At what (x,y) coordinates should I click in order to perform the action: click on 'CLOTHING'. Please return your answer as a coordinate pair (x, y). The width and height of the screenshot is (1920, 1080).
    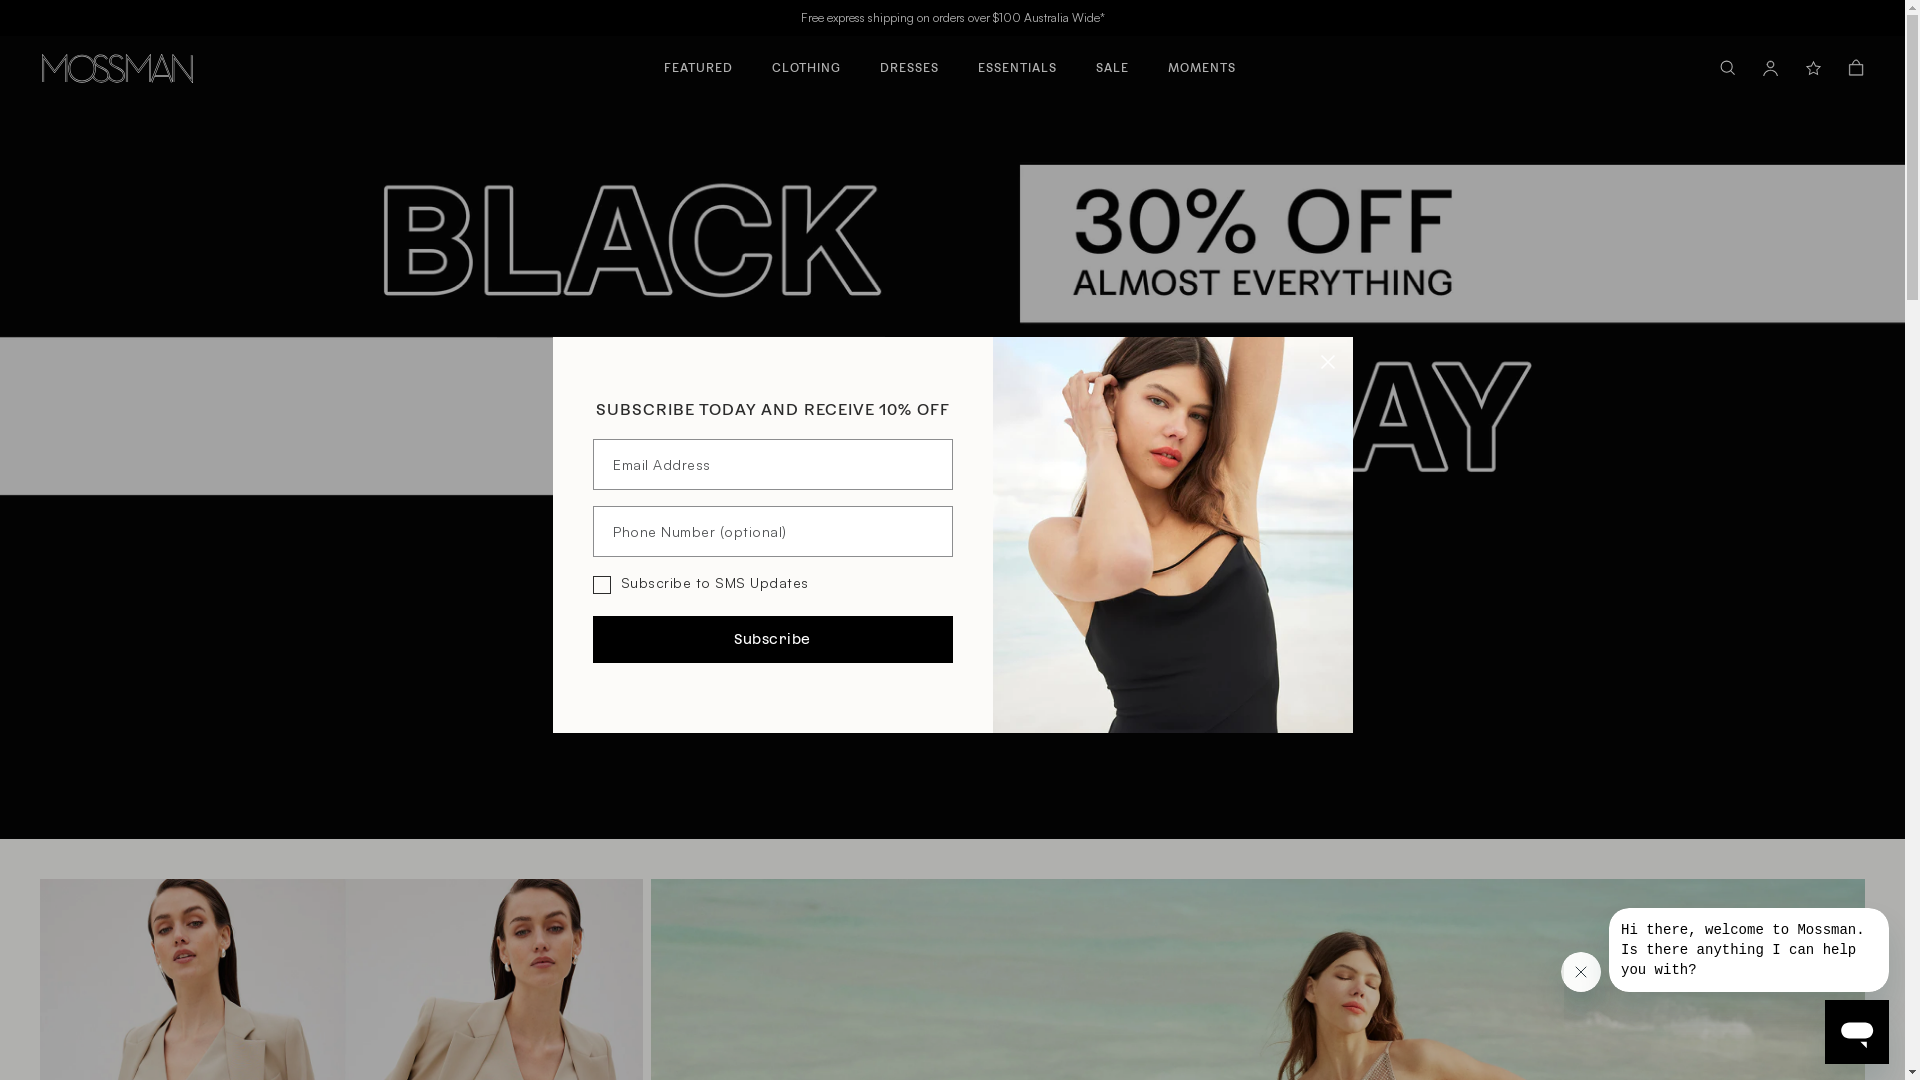
    Looking at the image, I should click on (806, 58).